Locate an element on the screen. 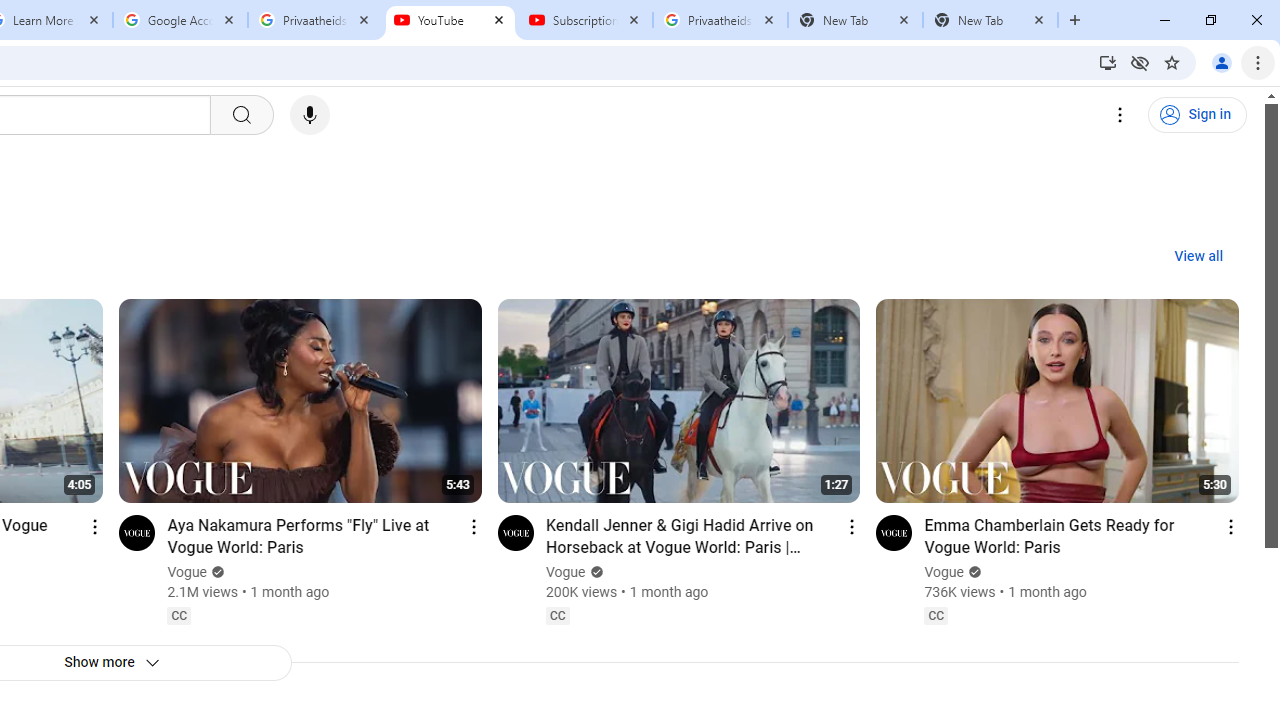  'Subscriptions - YouTube' is located at coordinates (584, 20).